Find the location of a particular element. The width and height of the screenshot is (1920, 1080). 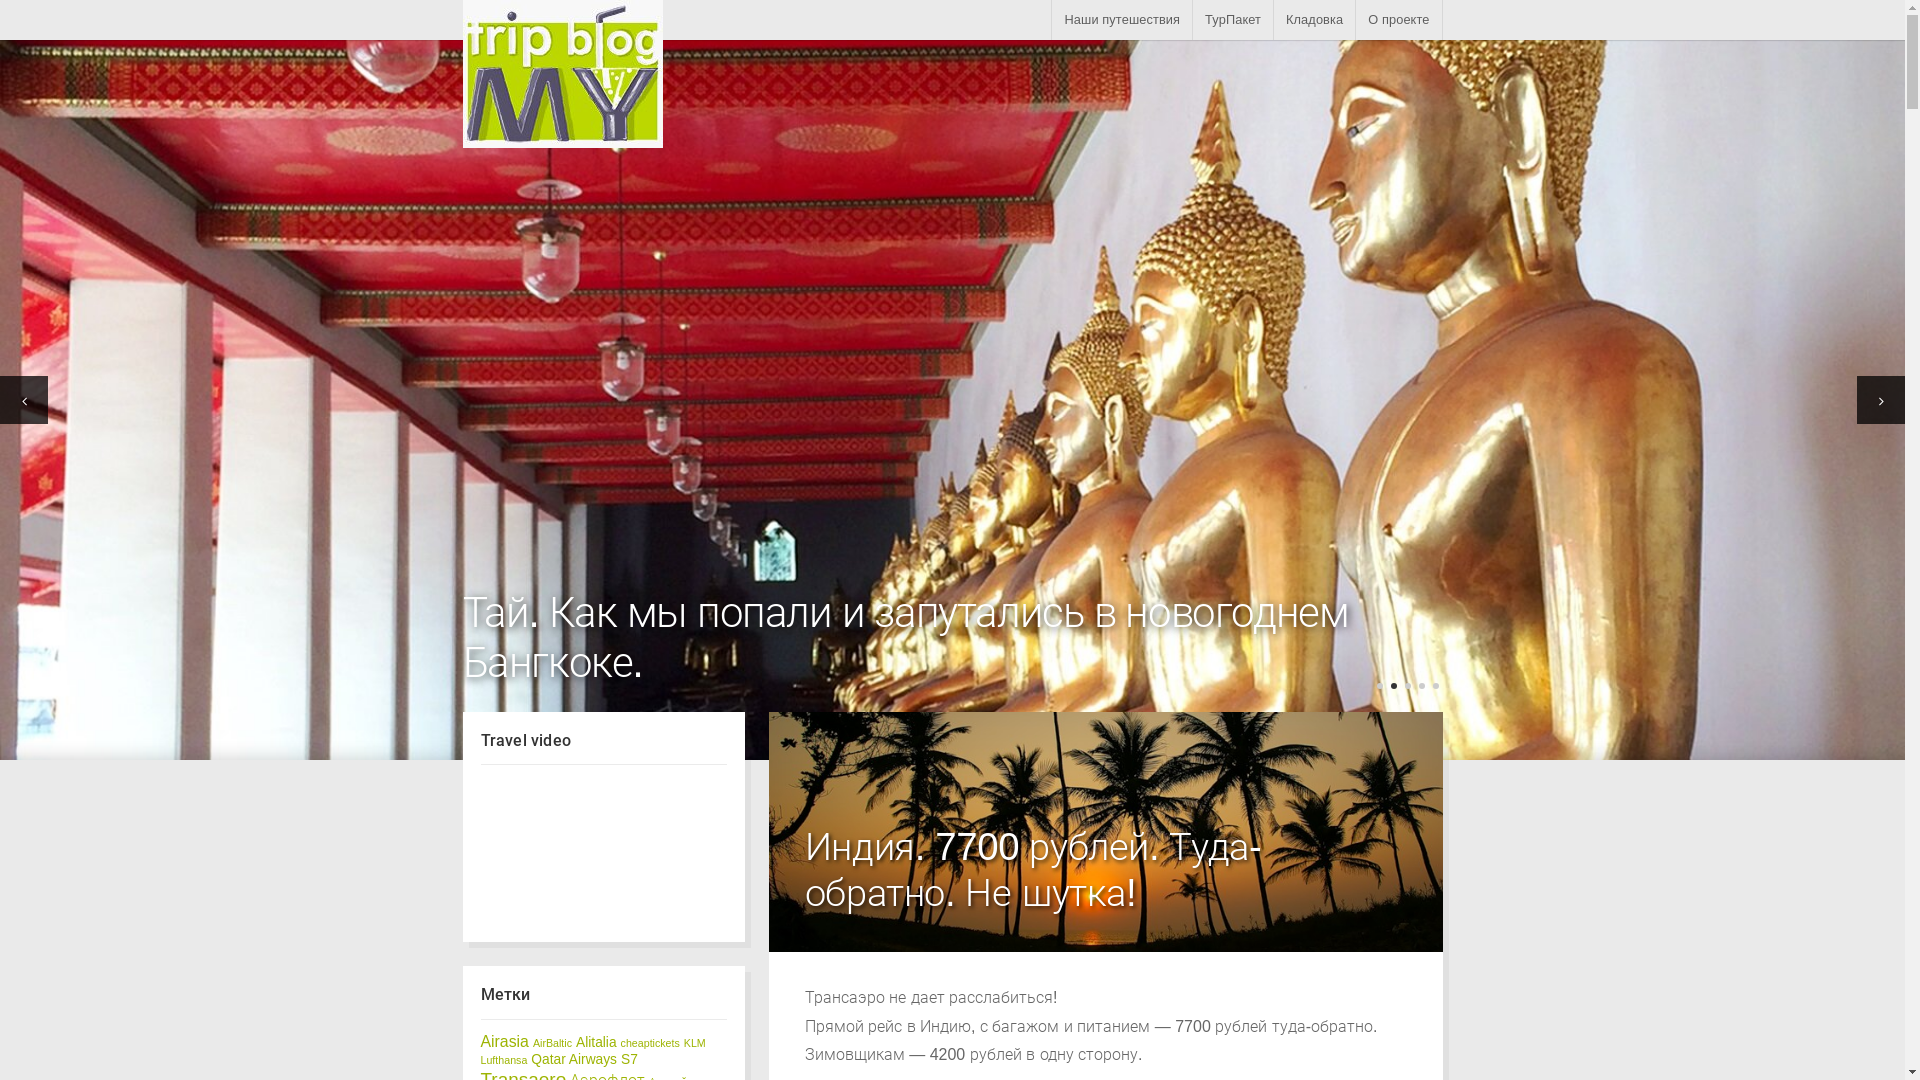

'KLM' is located at coordinates (684, 1041).